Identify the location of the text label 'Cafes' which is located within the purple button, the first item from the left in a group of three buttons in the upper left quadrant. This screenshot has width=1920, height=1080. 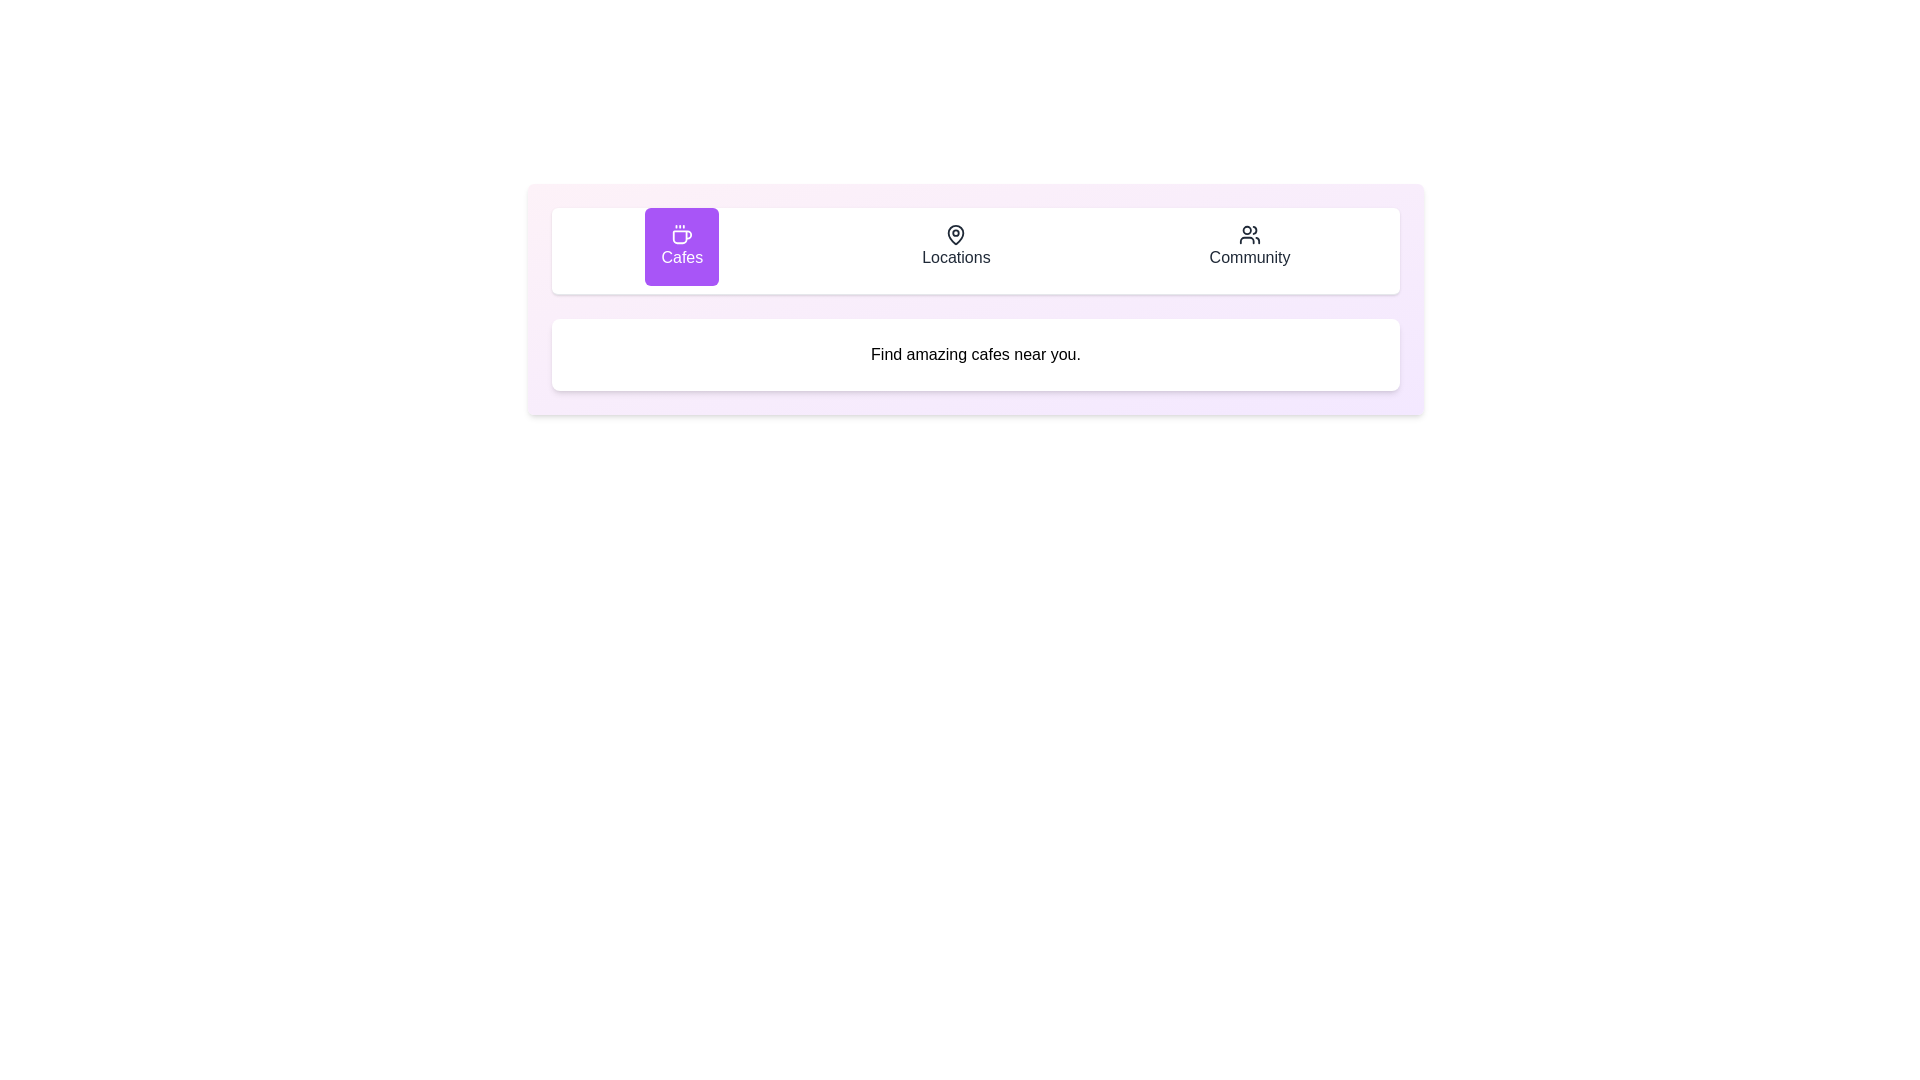
(682, 257).